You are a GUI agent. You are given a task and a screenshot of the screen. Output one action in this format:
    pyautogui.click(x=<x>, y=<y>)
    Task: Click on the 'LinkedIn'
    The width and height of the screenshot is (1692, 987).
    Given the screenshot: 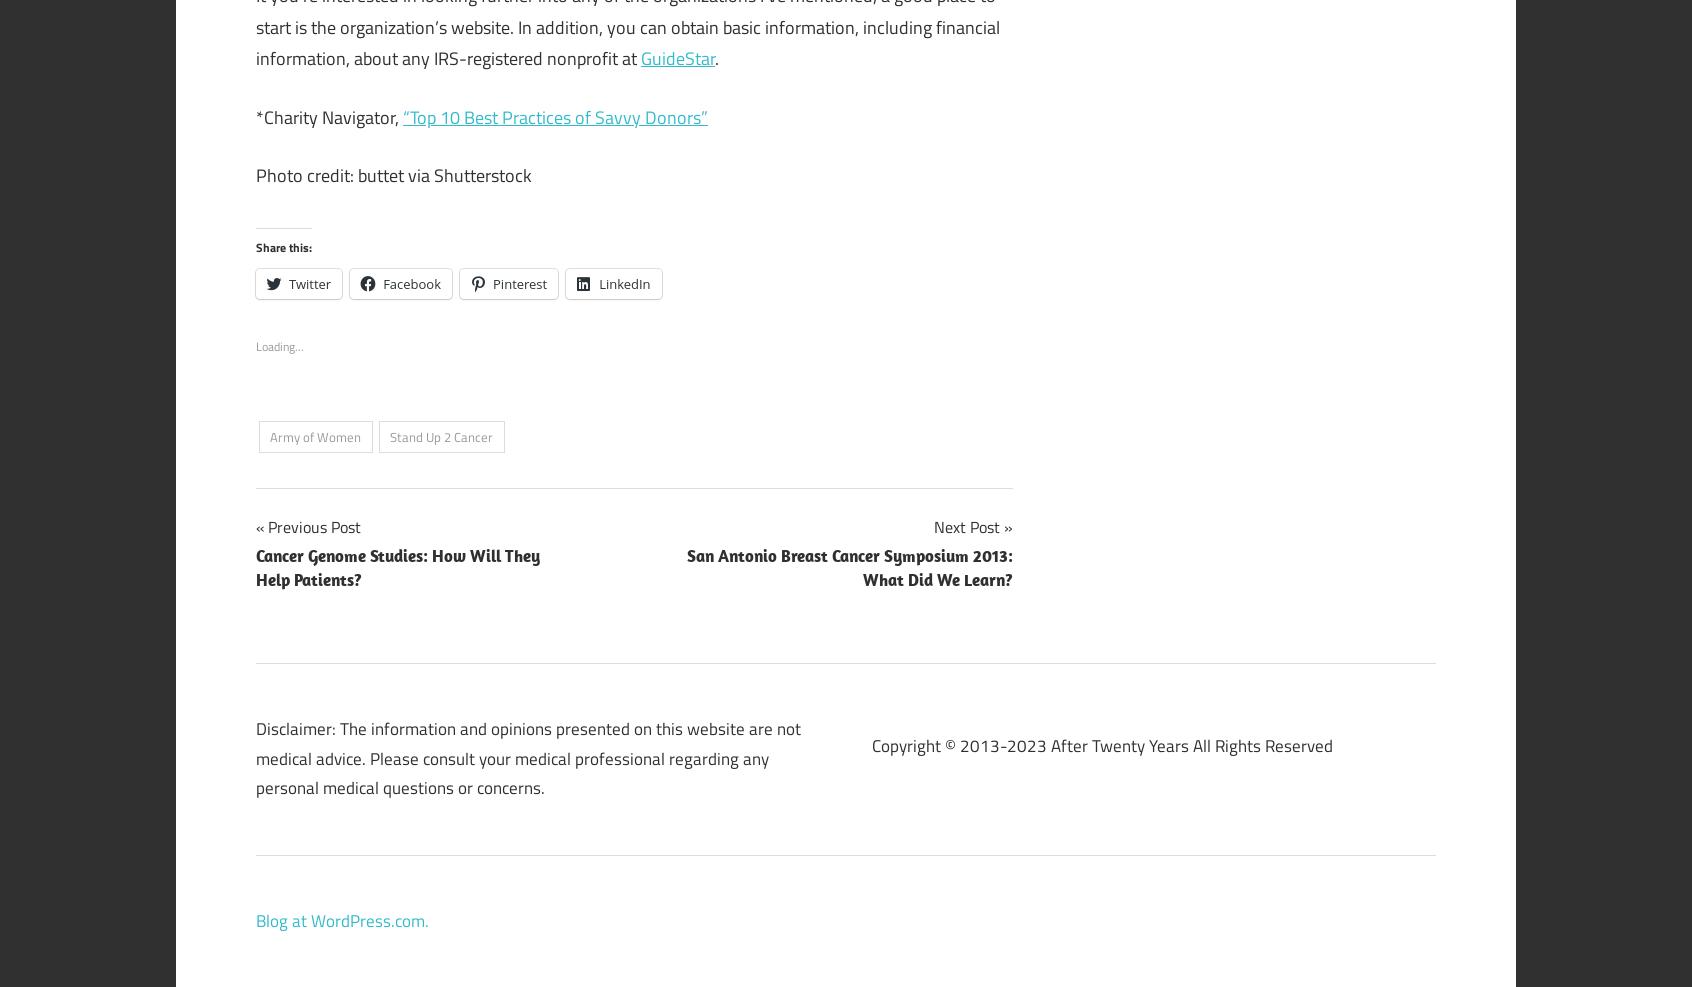 What is the action you would take?
    pyautogui.click(x=623, y=282)
    